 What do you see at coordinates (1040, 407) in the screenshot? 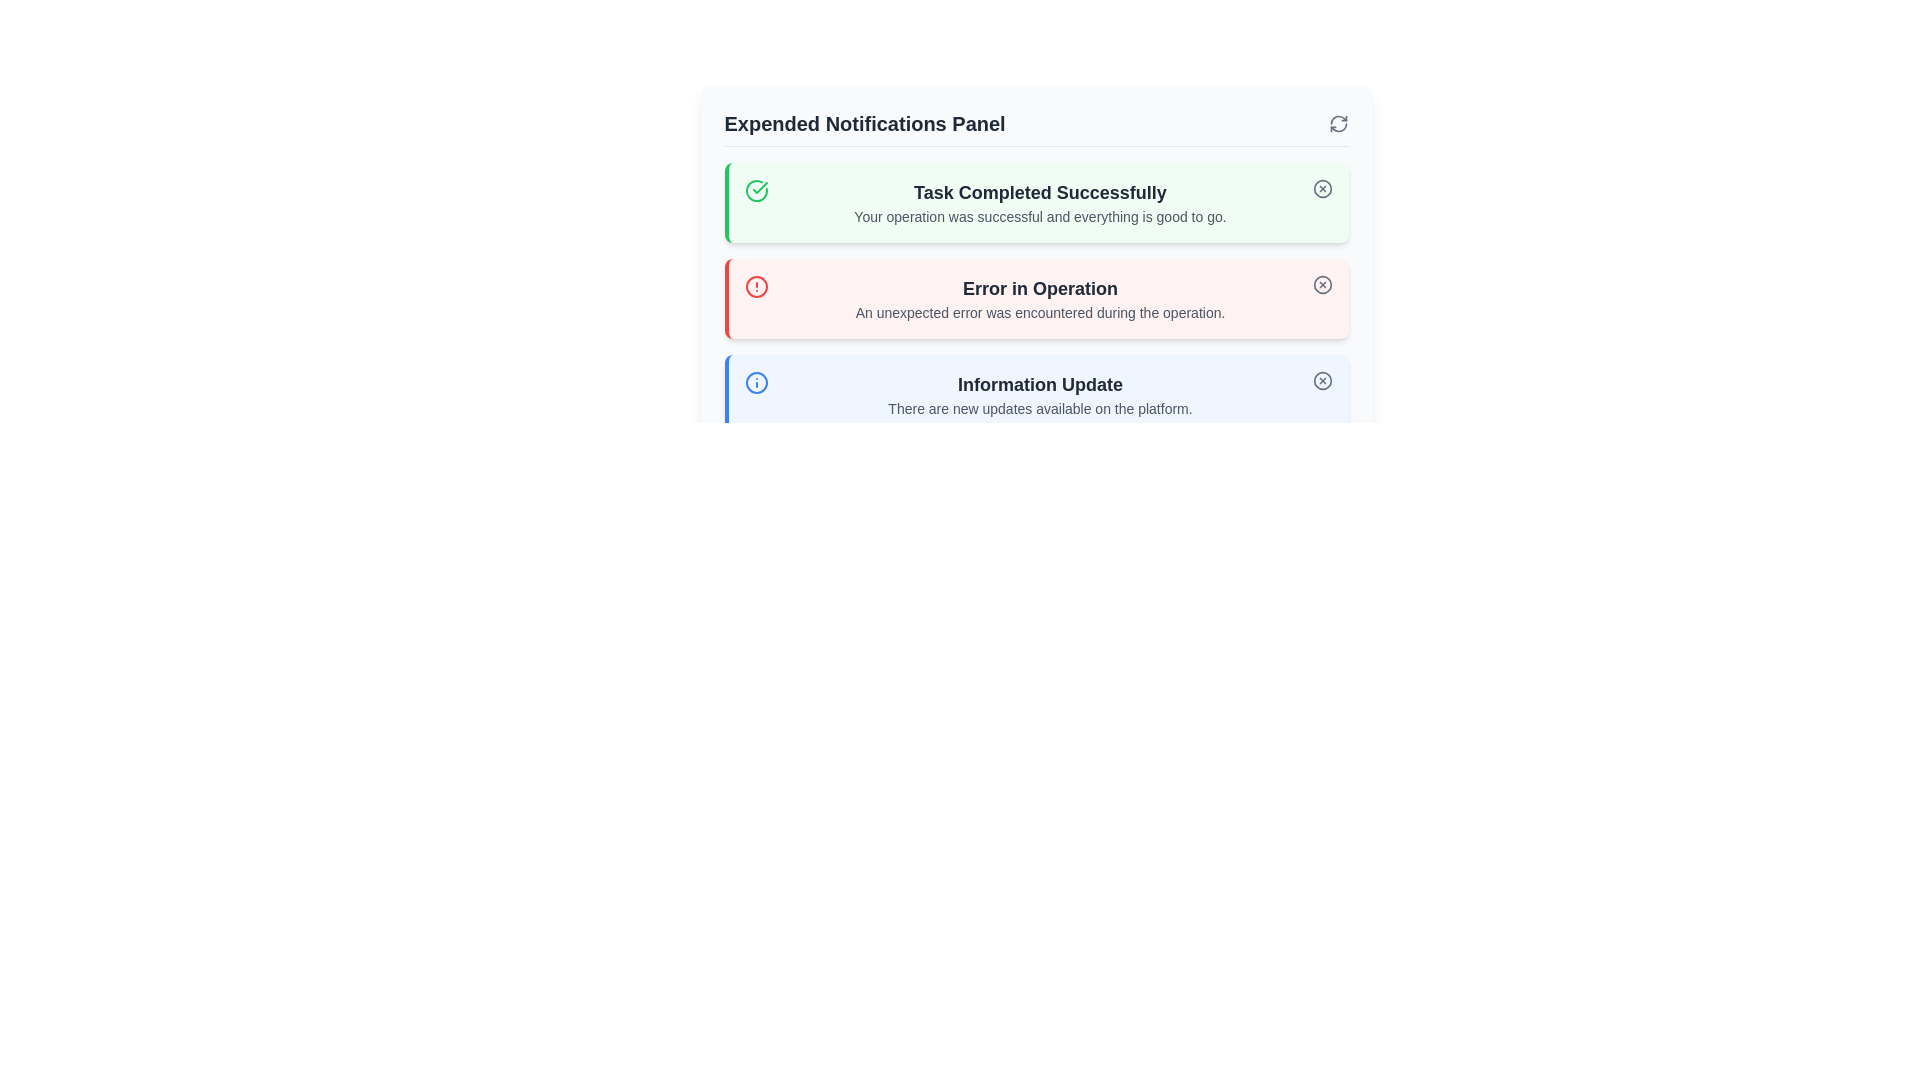
I see `text block displaying the message 'There are new updates available on the platform.' located in the notification labeled 'Information Update.'` at bounding box center [1040, 407].